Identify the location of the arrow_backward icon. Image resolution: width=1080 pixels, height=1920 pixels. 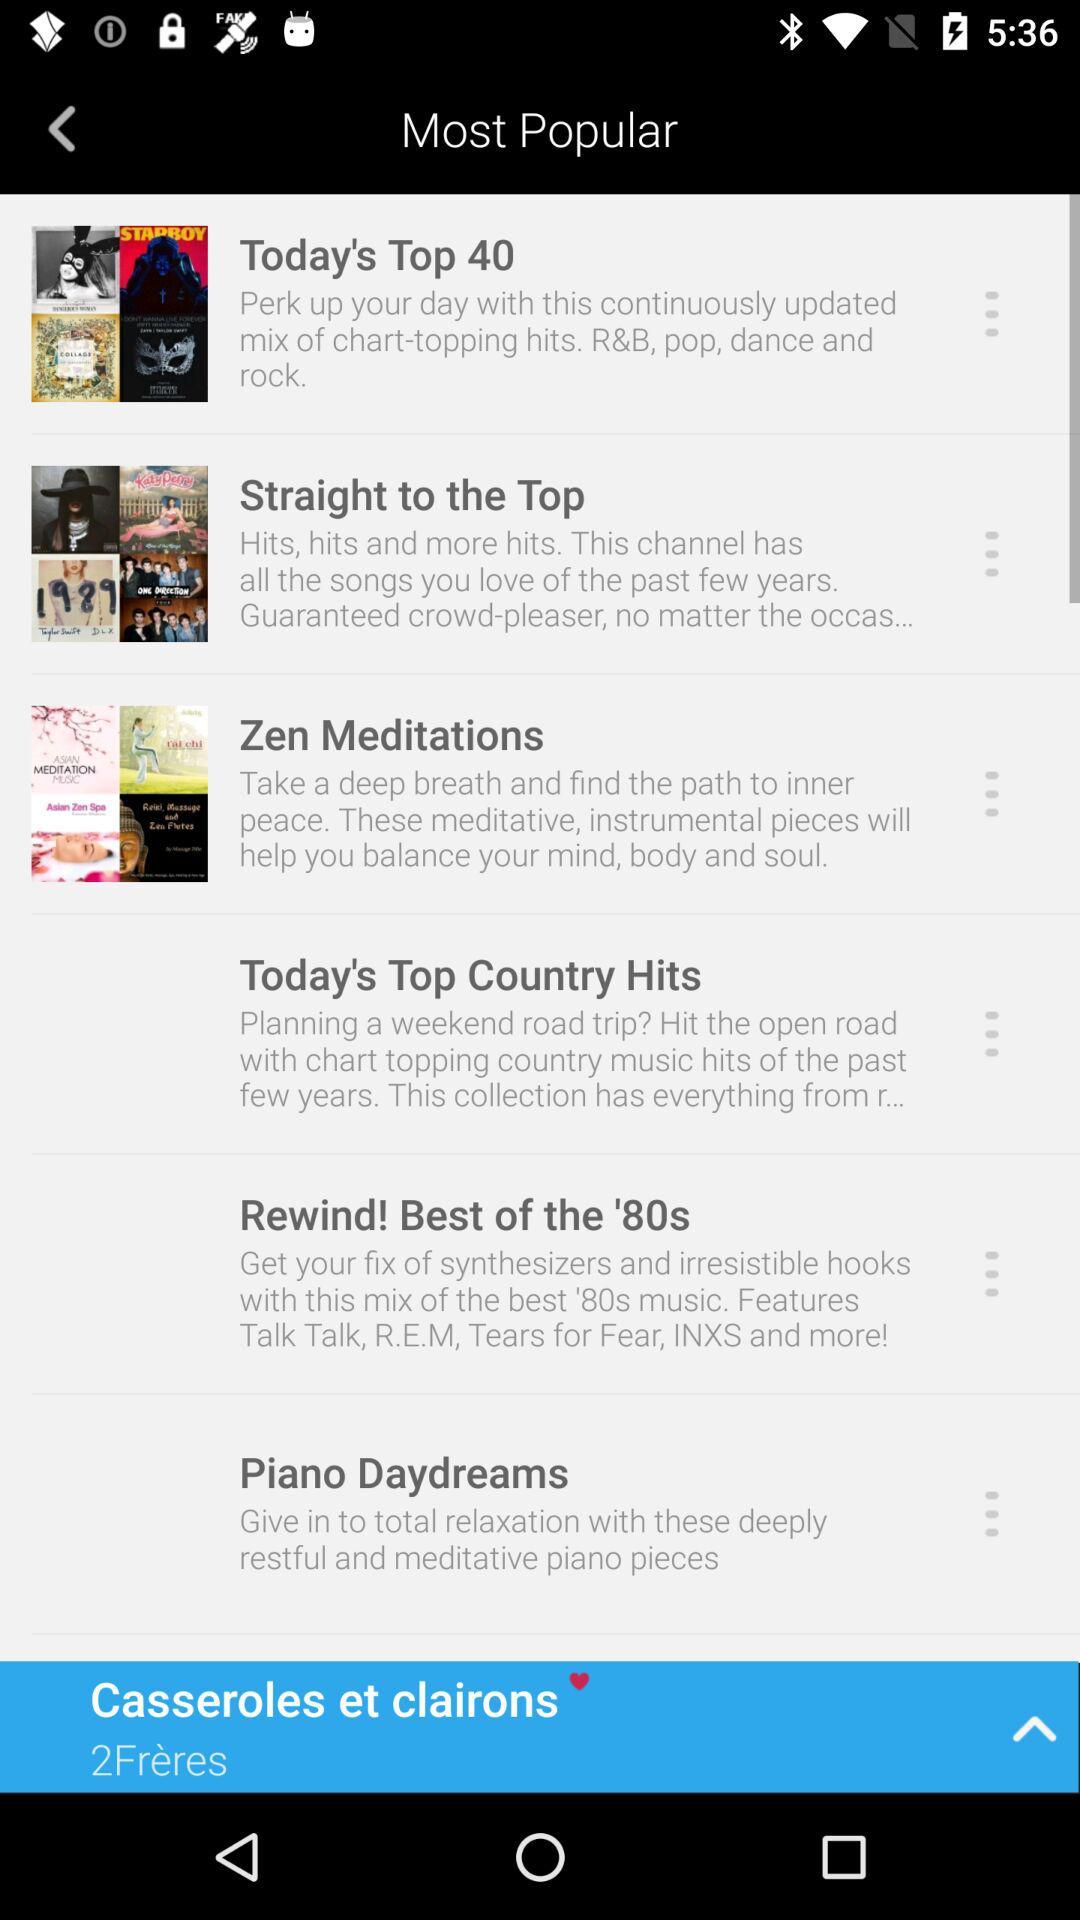
(61, 127).